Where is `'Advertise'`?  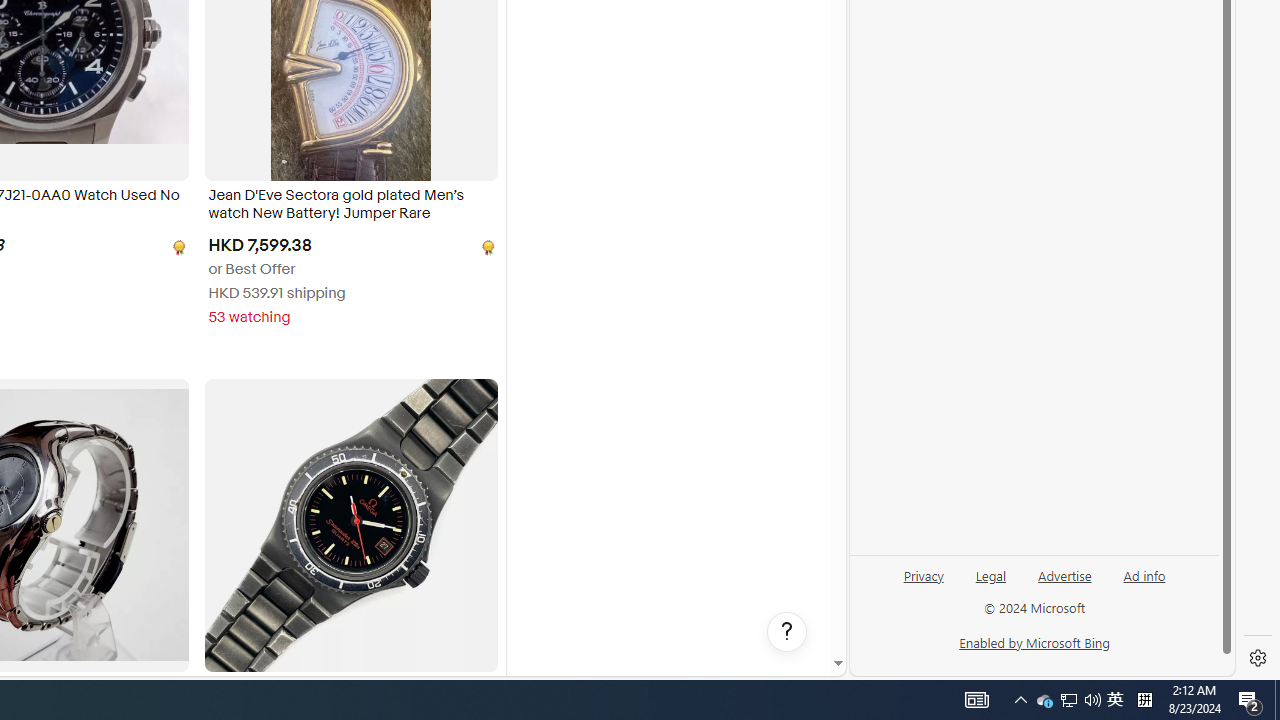
'Advertise' is located at coordinates (1063, 583).